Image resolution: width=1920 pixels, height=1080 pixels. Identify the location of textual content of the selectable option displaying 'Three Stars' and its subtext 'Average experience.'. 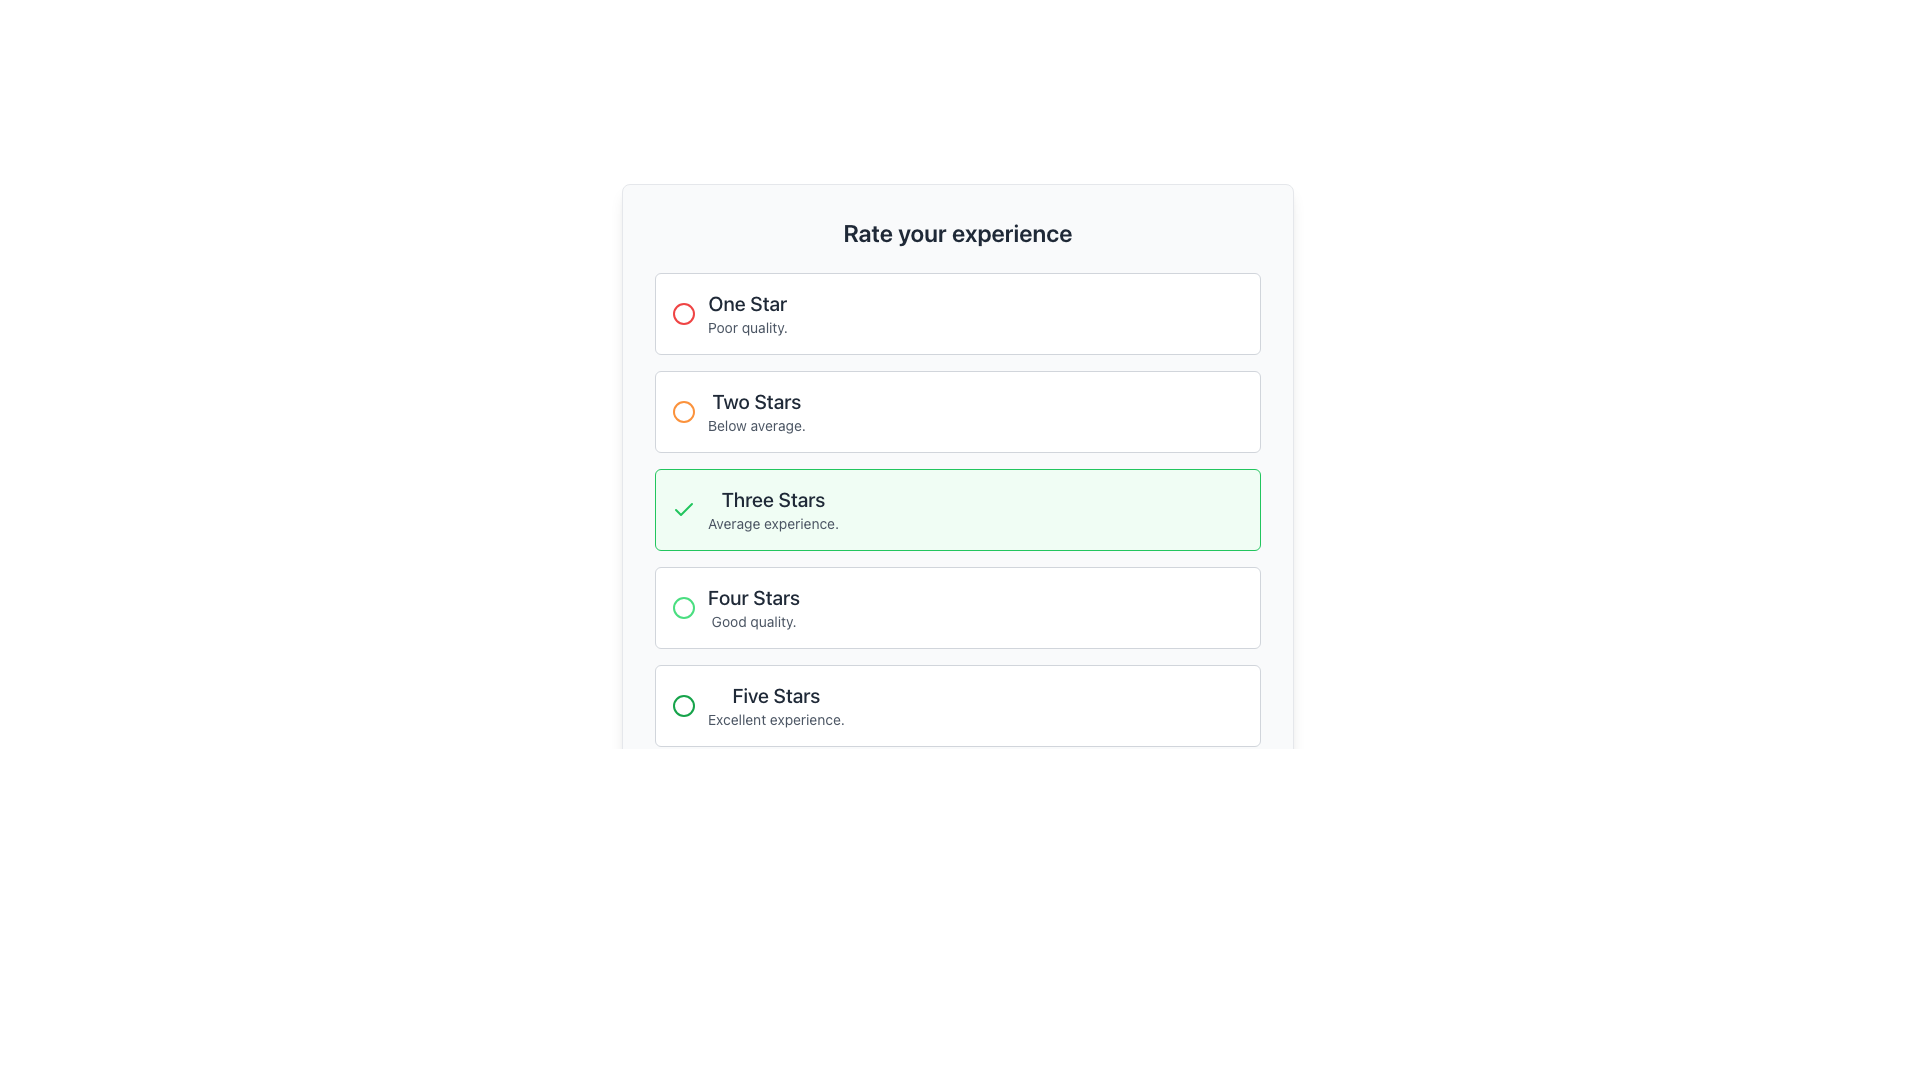
(772, 508).